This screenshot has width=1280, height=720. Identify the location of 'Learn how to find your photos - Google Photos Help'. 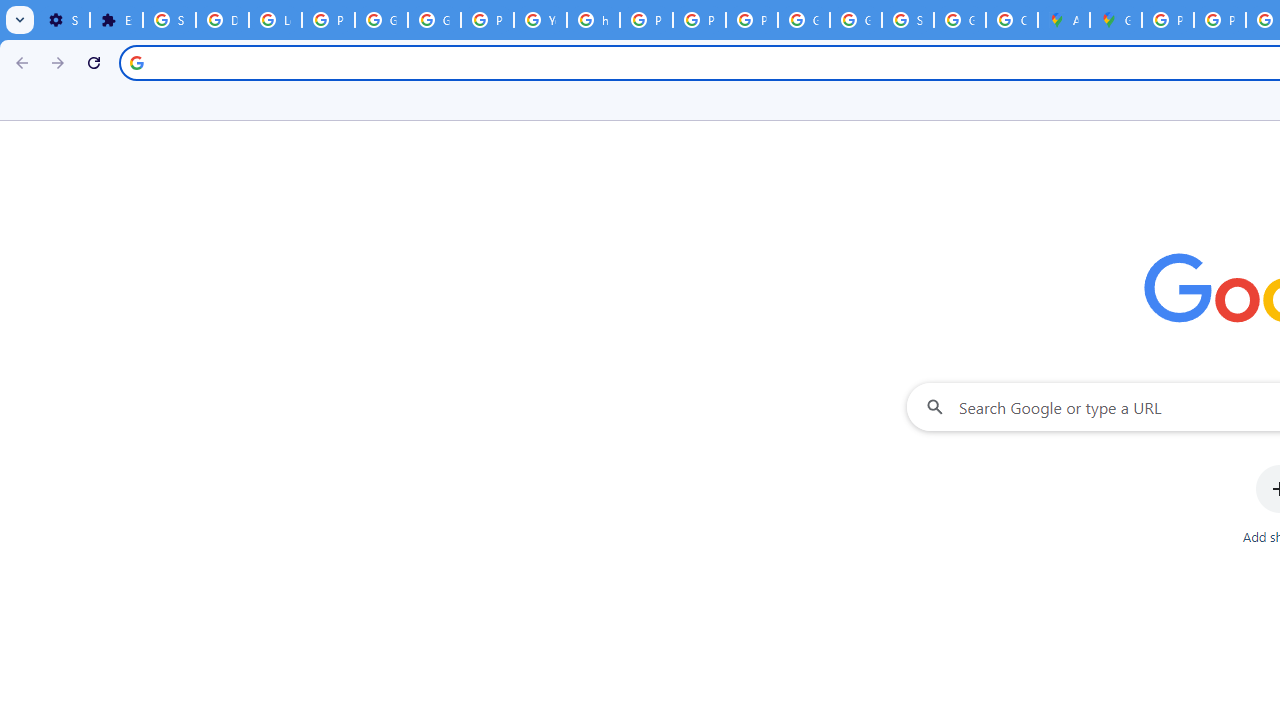
(274, 20).